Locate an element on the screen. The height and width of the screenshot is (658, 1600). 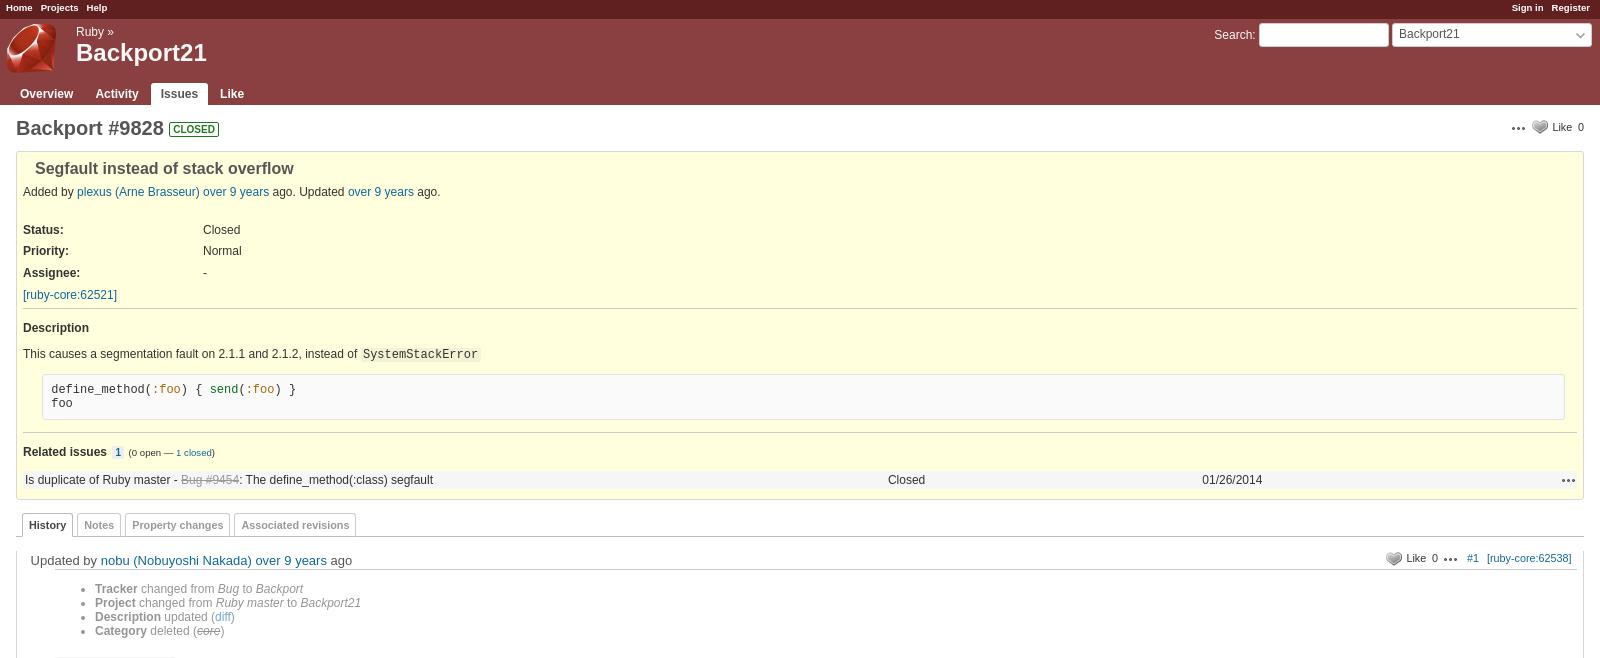
'Property changes' is located at coordinates (176, 524).